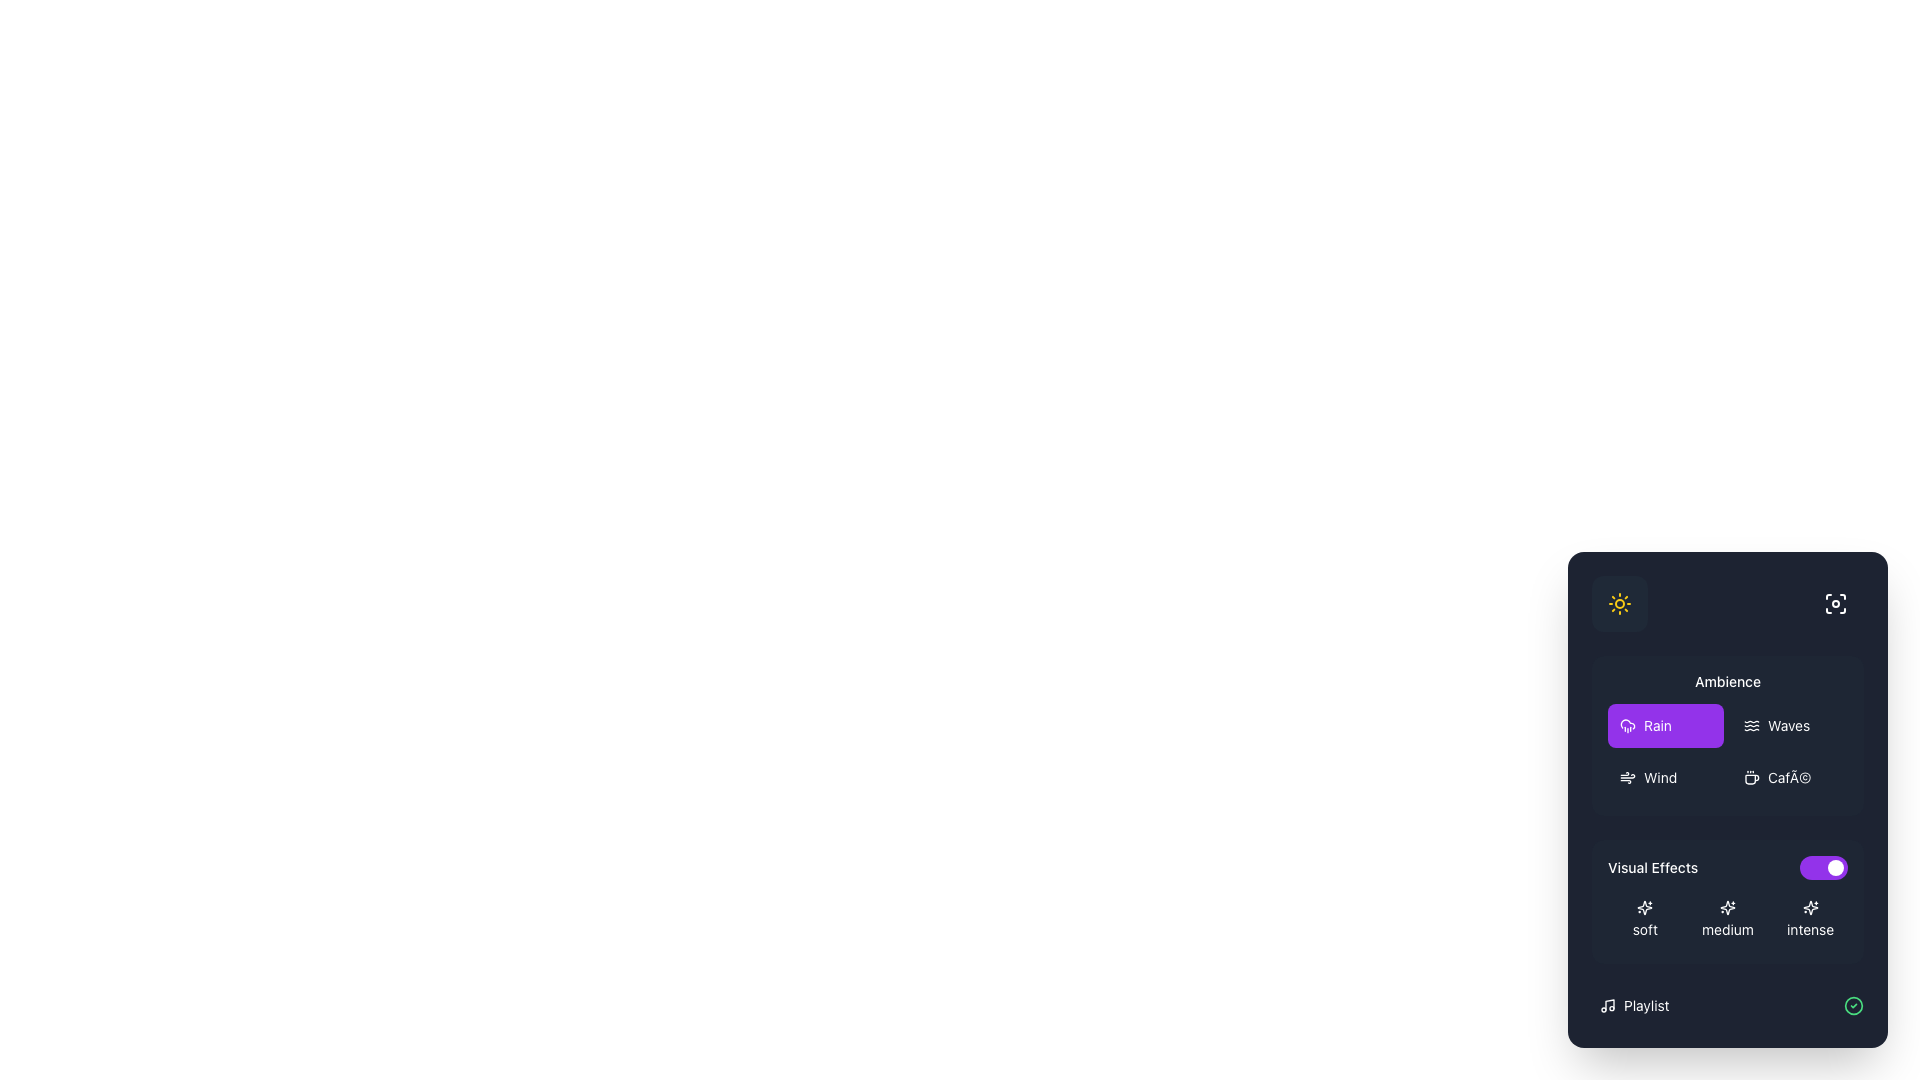  What do you see at coordinates (1646, 1006) in the screenshot?
I see `the text label reading 'Playlist' located to the right of the music icon in the bottom-left corner of the dark-themed sidebar` at bounding box center [1646, 1006].